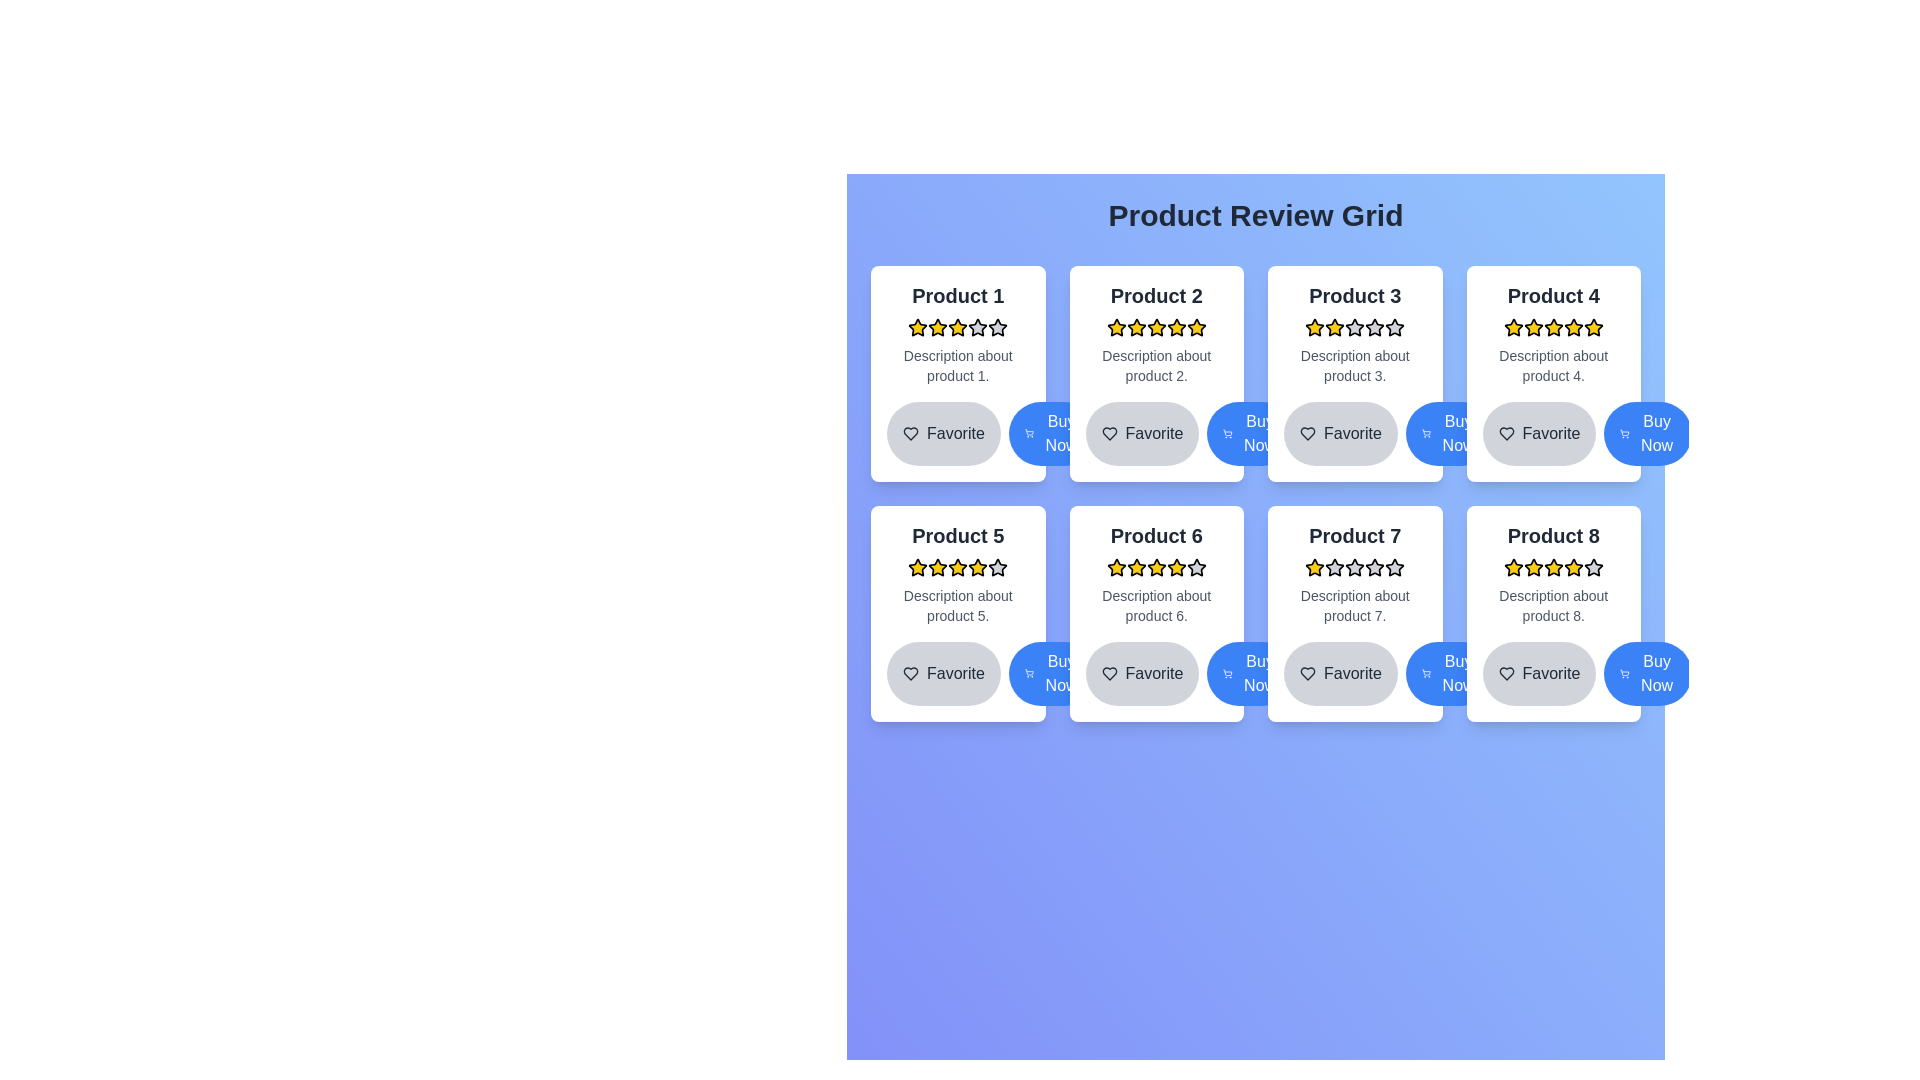  I want to click on the first star icon in the five-star rating system for 'Product 6' to initiate or modify a rating, so click(1115, 567).